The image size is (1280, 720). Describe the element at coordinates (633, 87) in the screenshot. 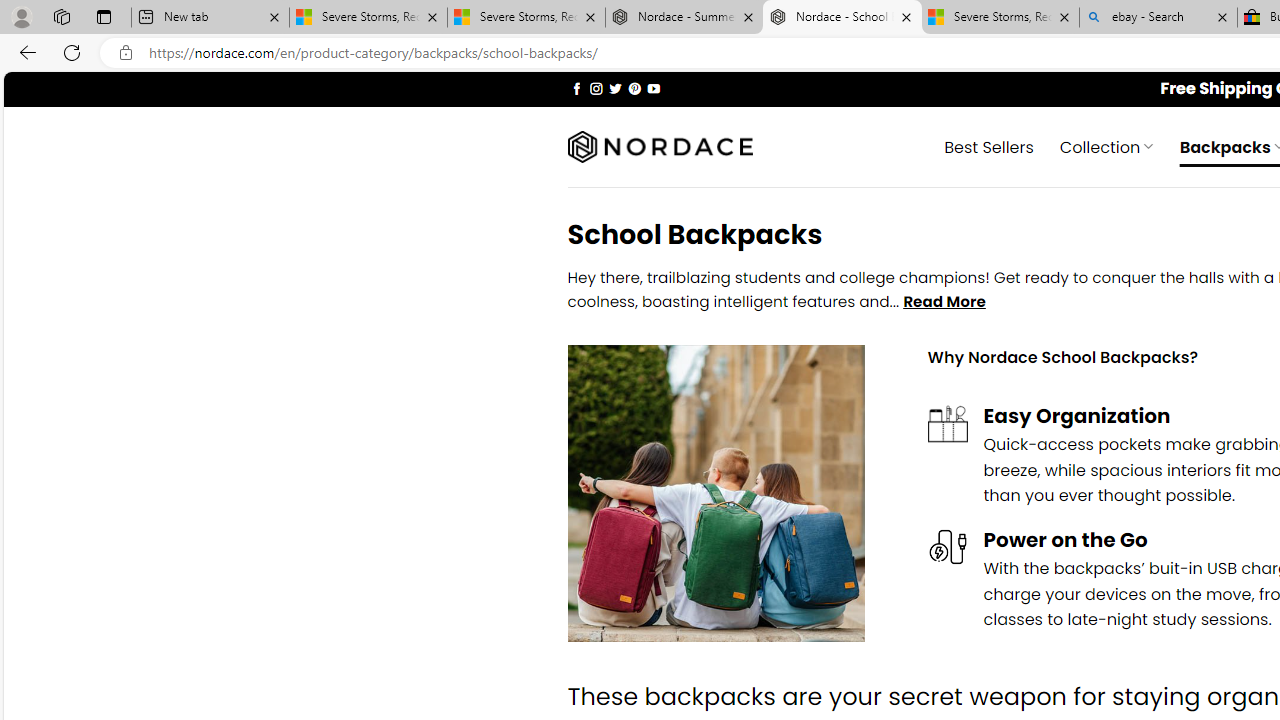

I see `'Follow on Pinterest'` at that location.